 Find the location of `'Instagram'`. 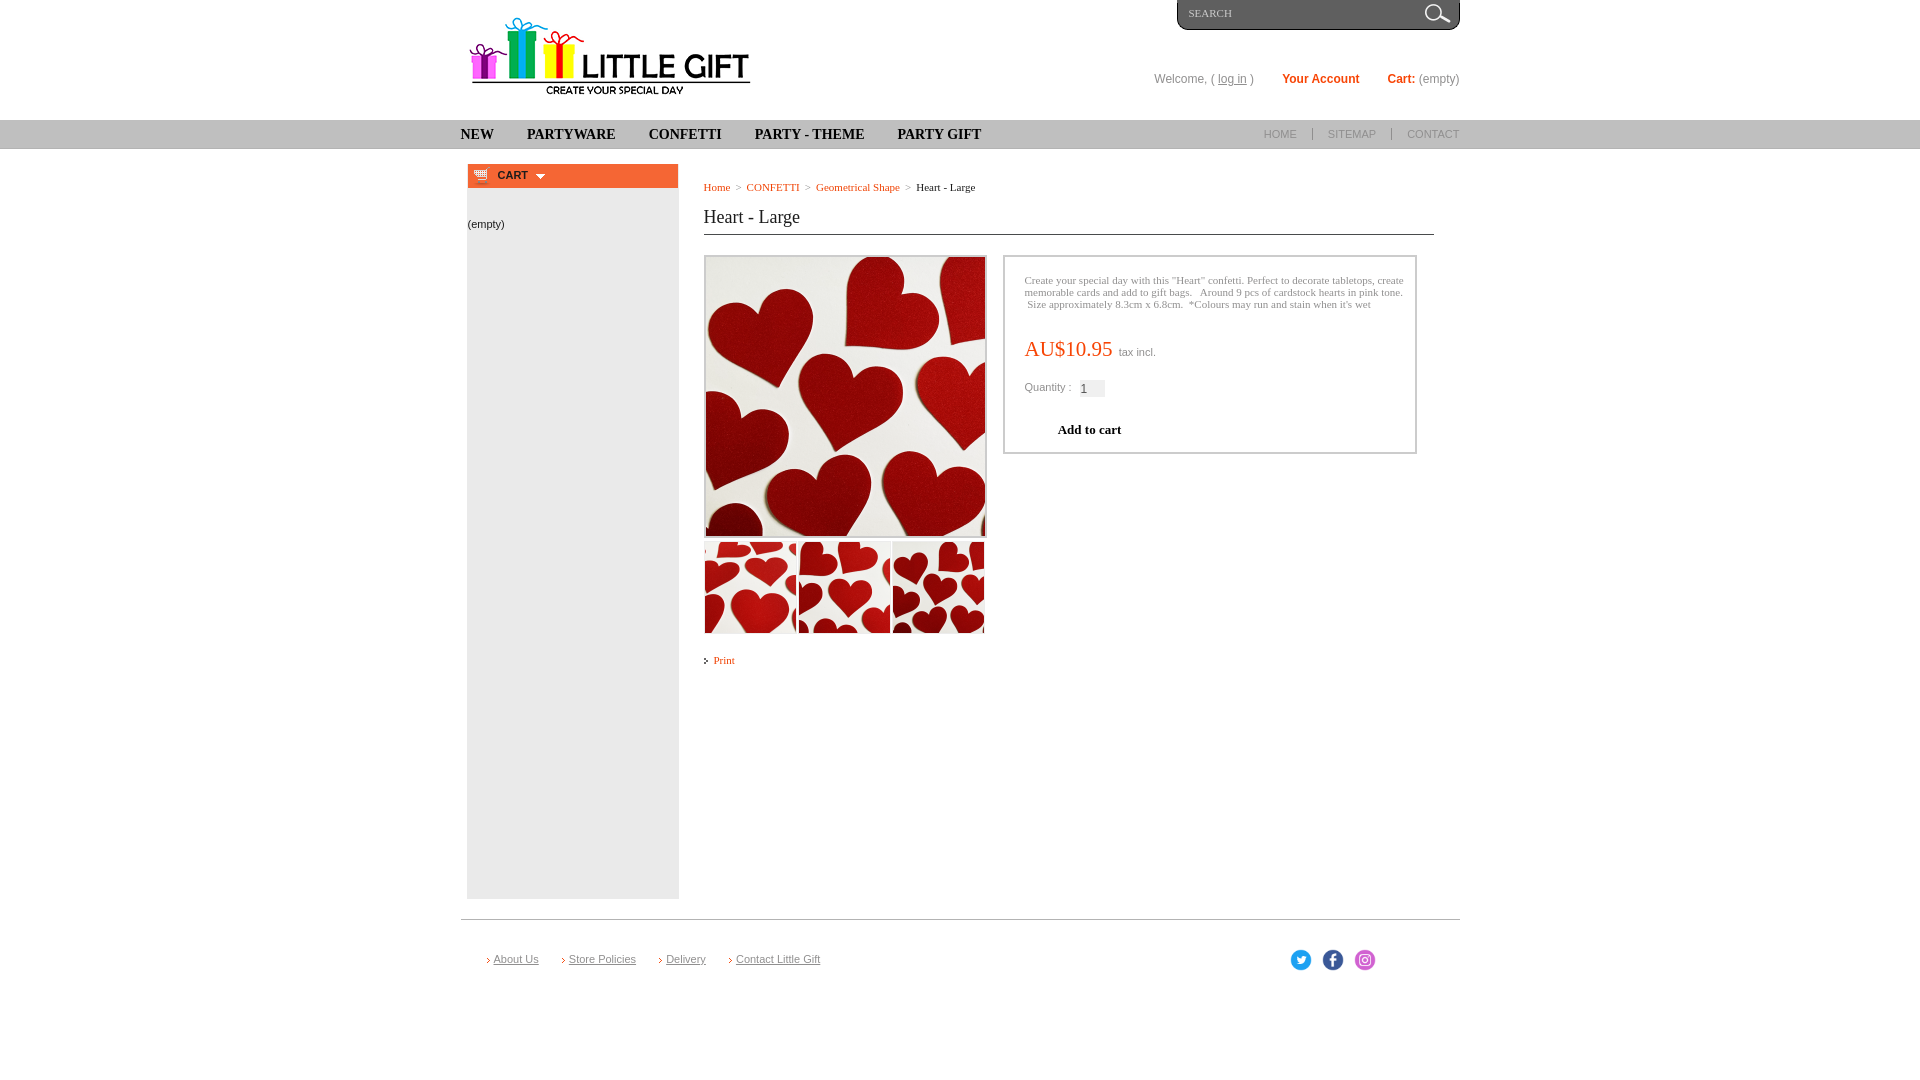

'Instagram' is located at coordinates (1363, 959).